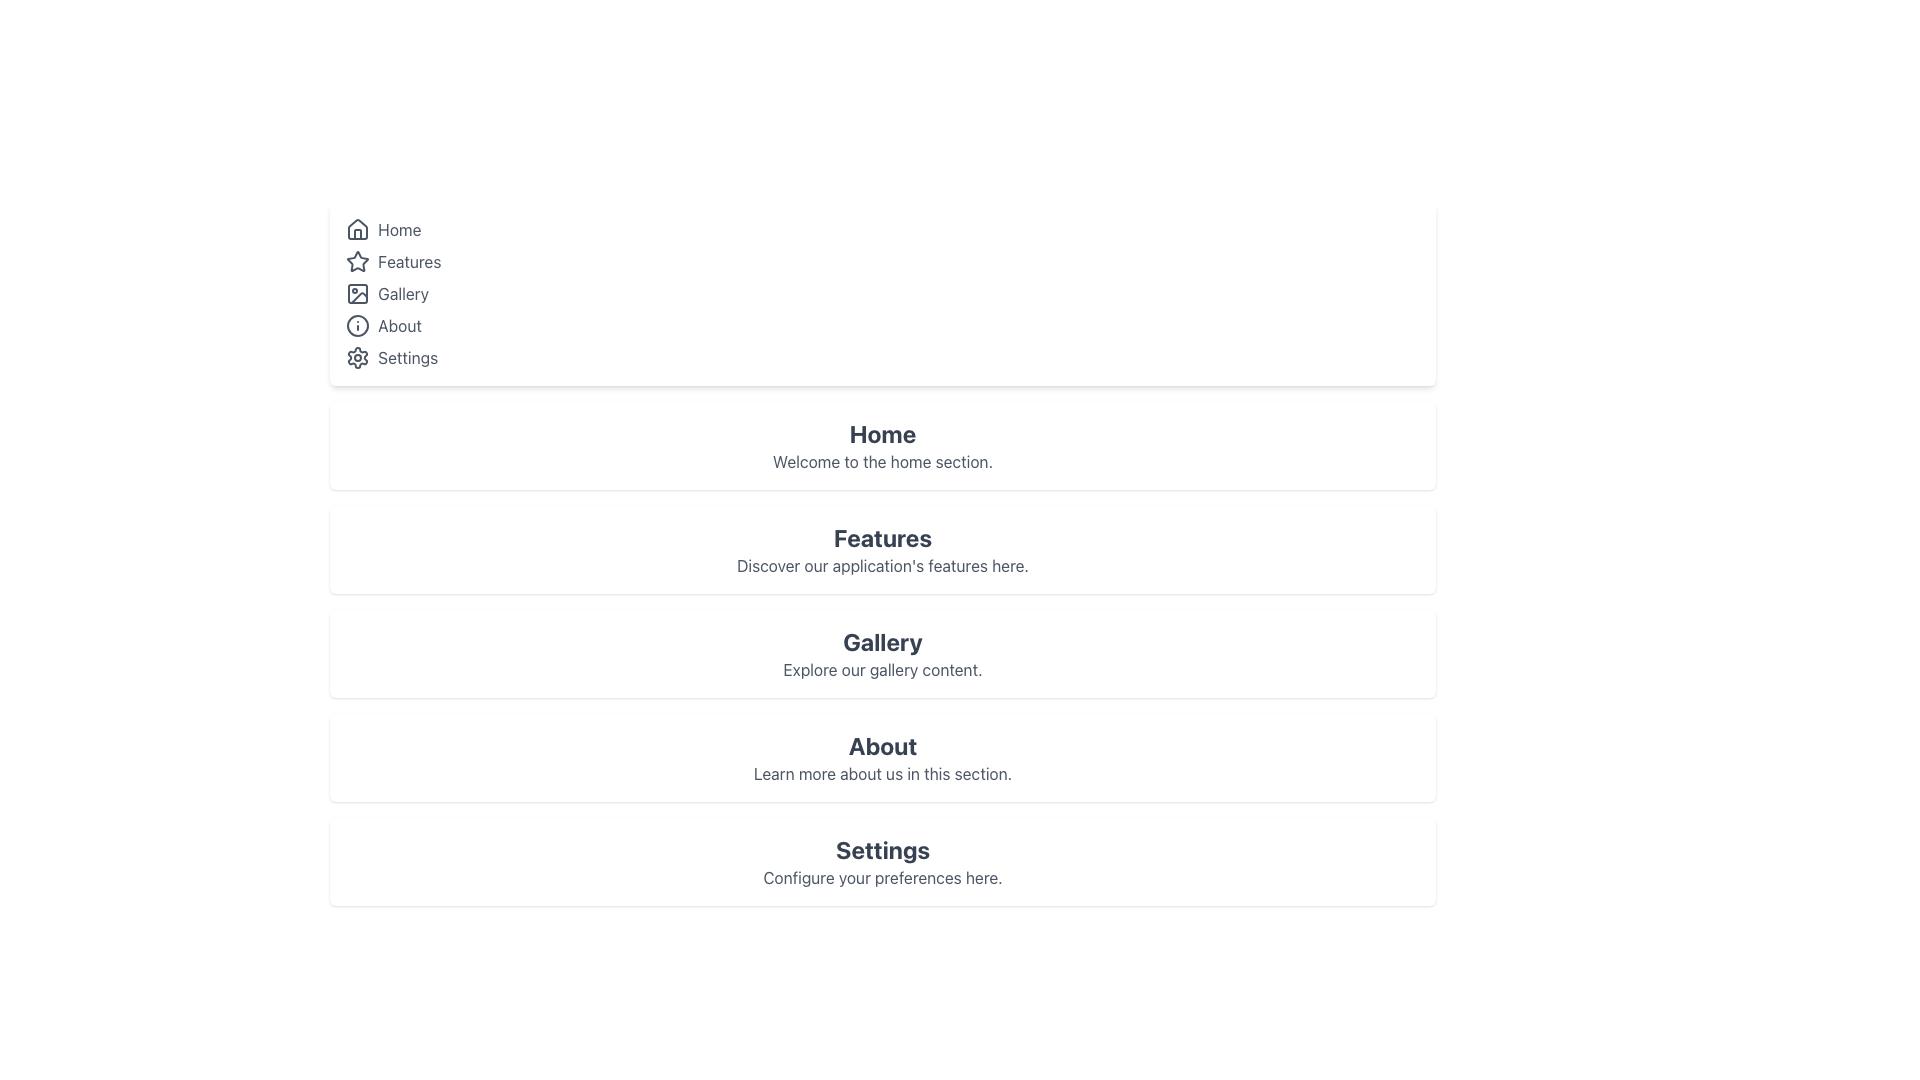  I want to click on the 'About' icon, which is an outlined circle with a lowercase 'i' inside, located in the vertical navigation menu as the fourth icon, so click(358, 325).